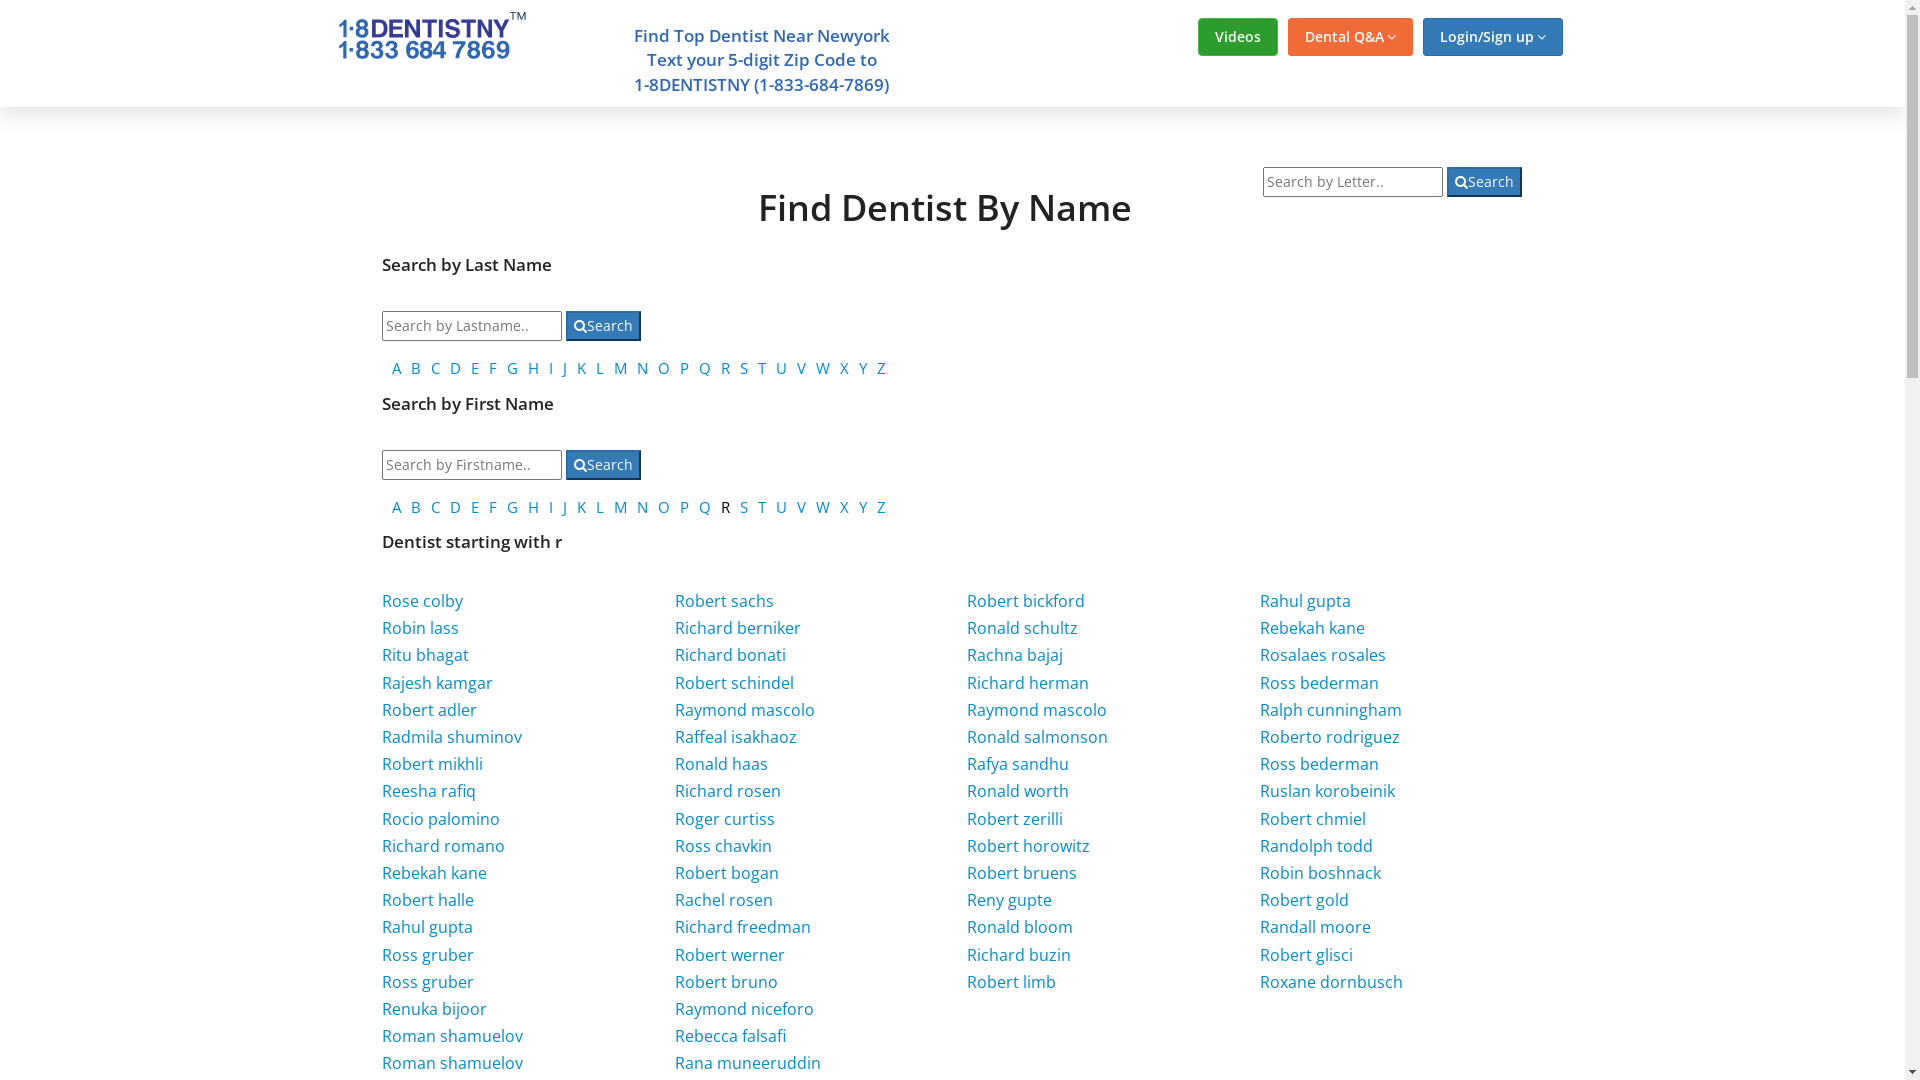  I want to click on 'Robert bruens', so click(1022, 871).